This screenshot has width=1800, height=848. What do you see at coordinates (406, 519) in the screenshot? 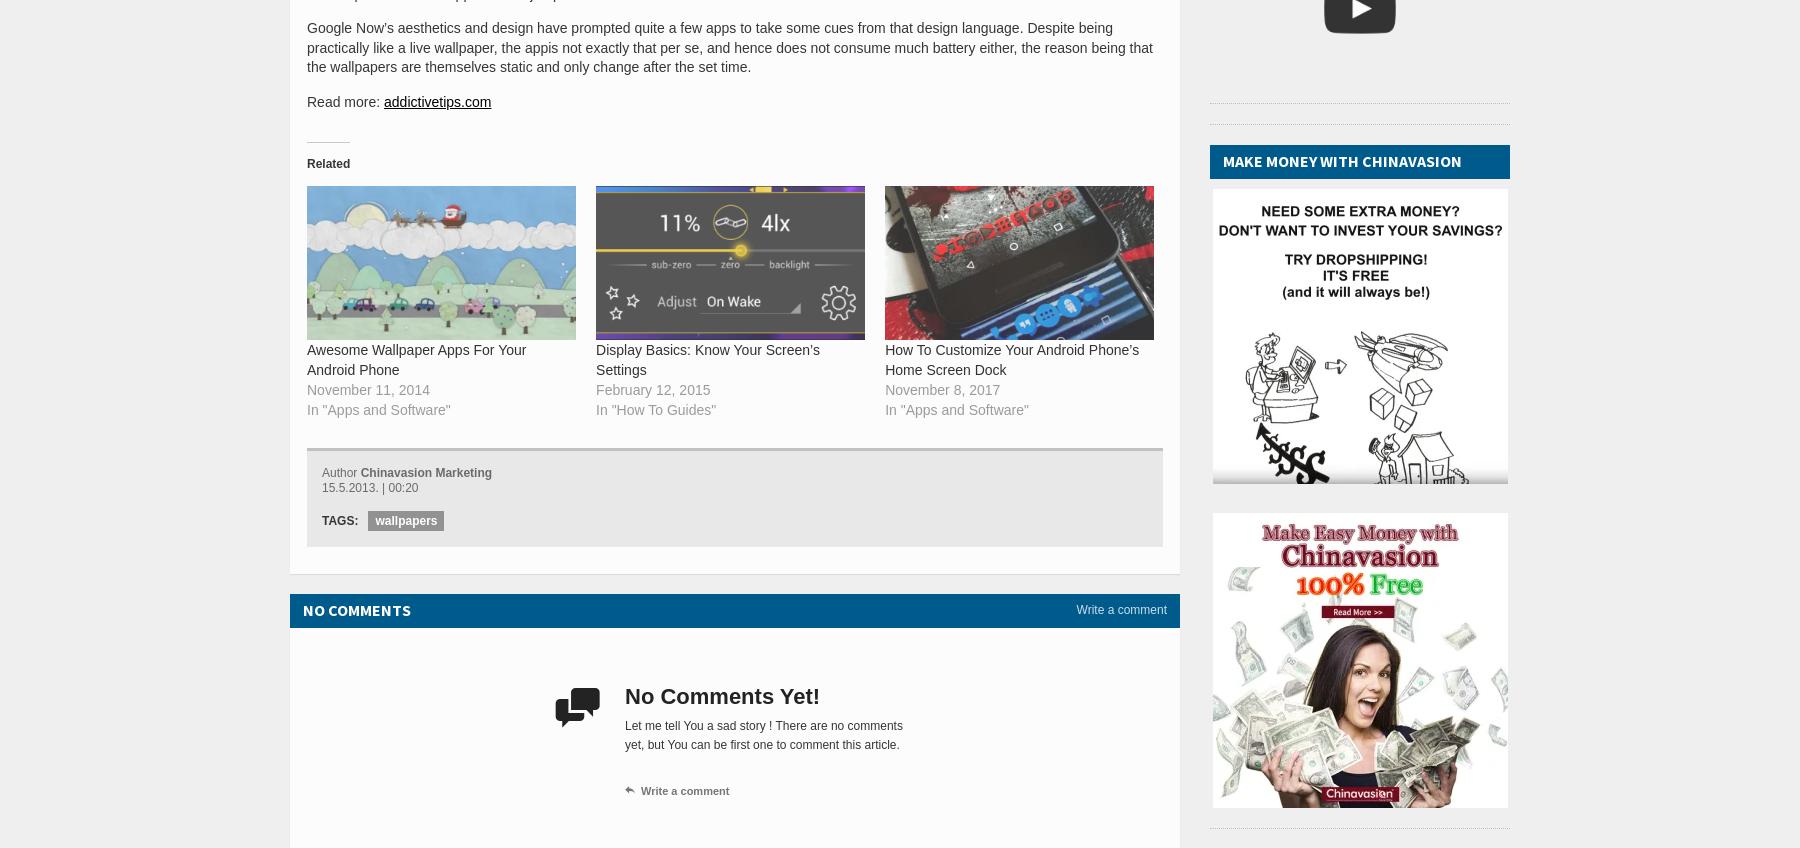
I see `'wallpapers'` at bounding box center [406, 519].